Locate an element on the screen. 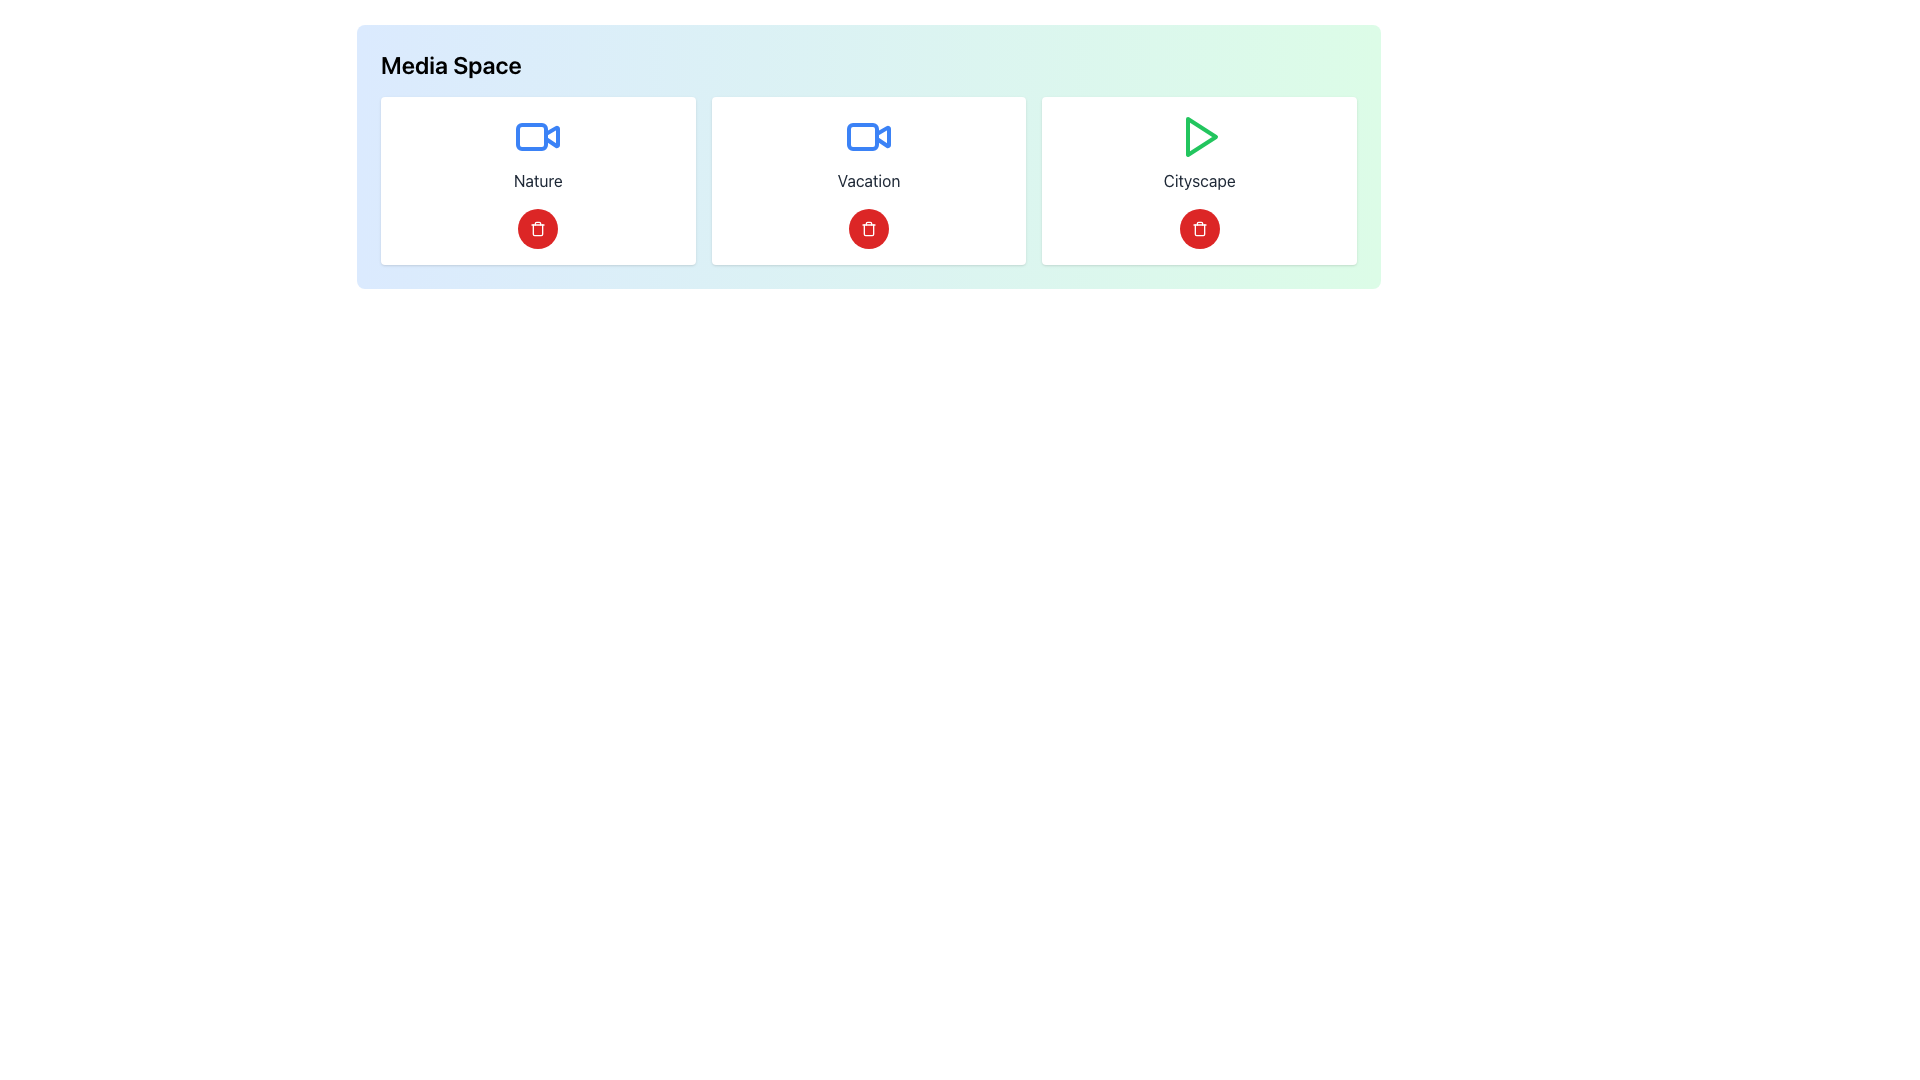  the blue rectangle with rounded corners that is part of the video recorder icon labeled 'Vacation' in the middle card of the three horizontal cards is located at coordinates (863, 136).